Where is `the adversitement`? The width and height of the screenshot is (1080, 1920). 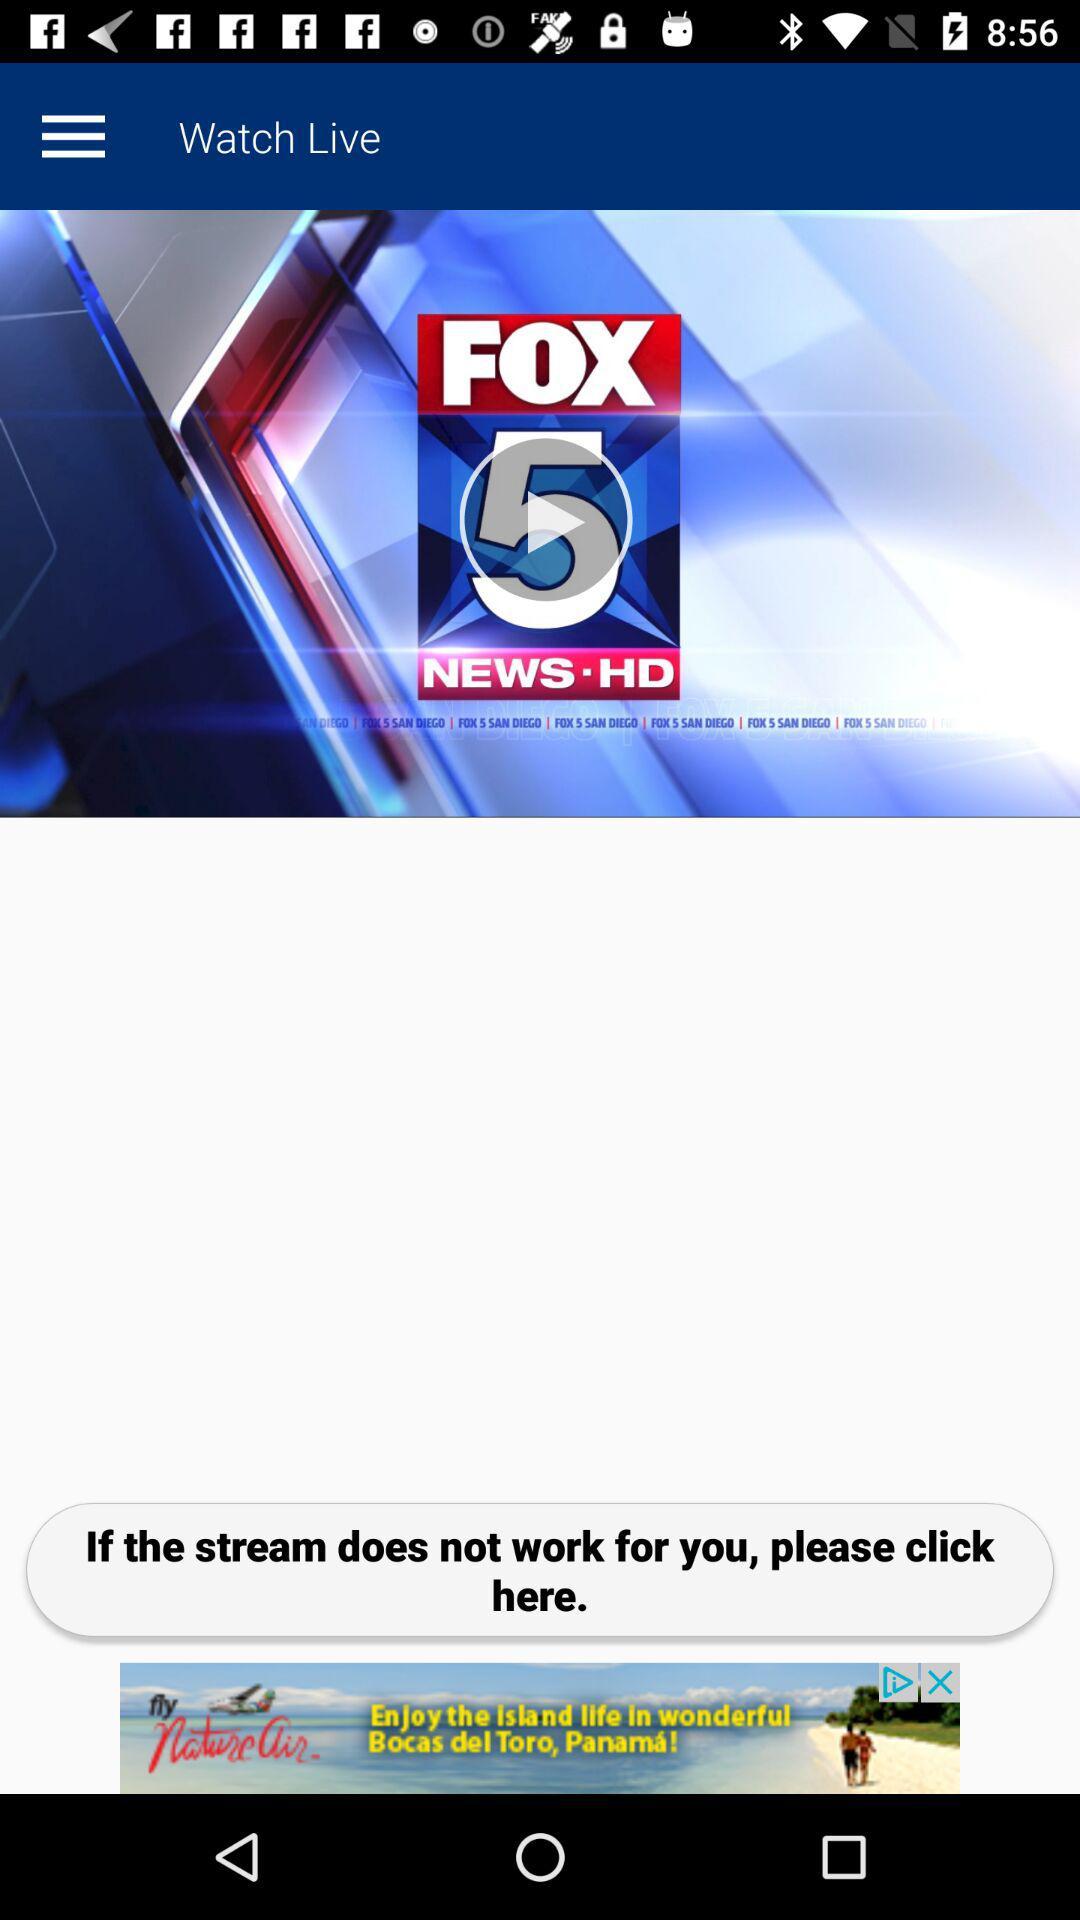 the adversitement is located at coordinates (540, 1727).